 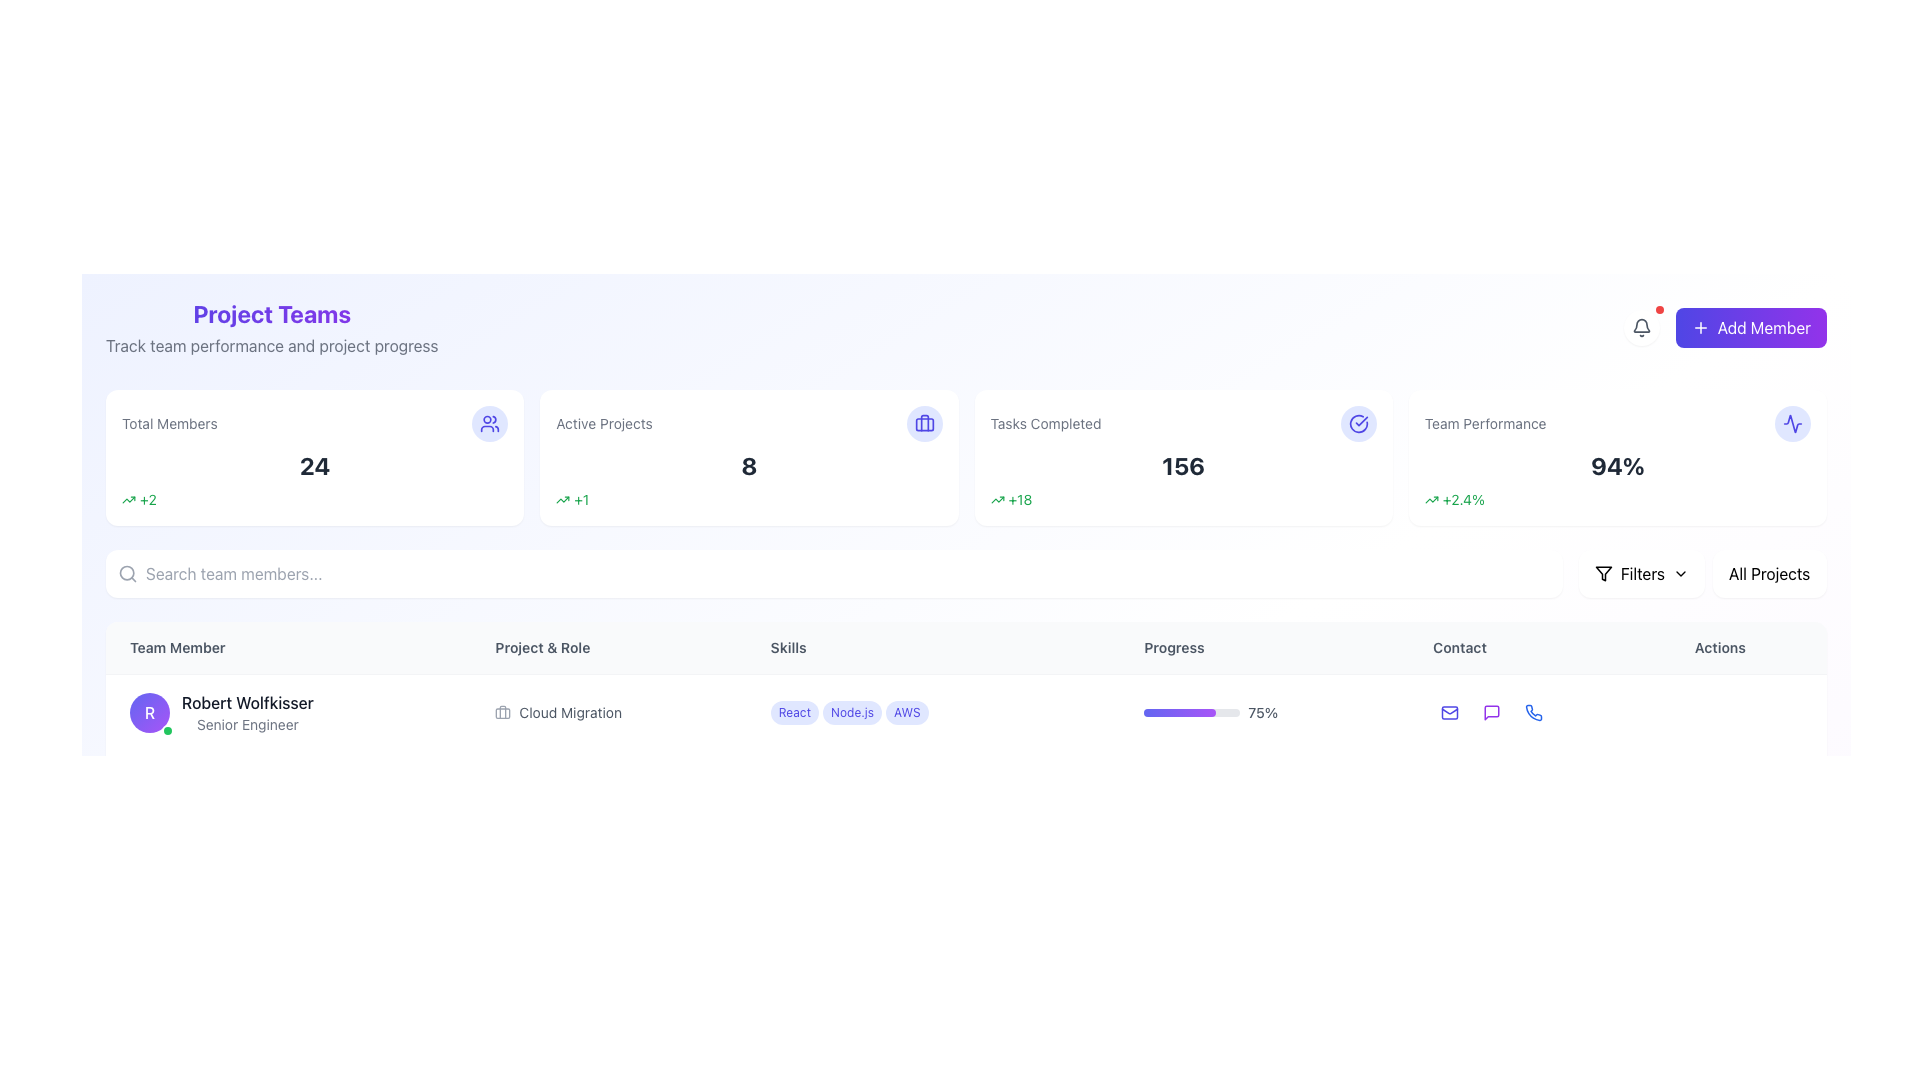 What do you see at coordinates (490, 423) in the screenshot?
I see `the 'Total Members' icon located at the top right corner of the 'Total Members' card, which visually represents the total member metric` at bounding box center [490, 423].